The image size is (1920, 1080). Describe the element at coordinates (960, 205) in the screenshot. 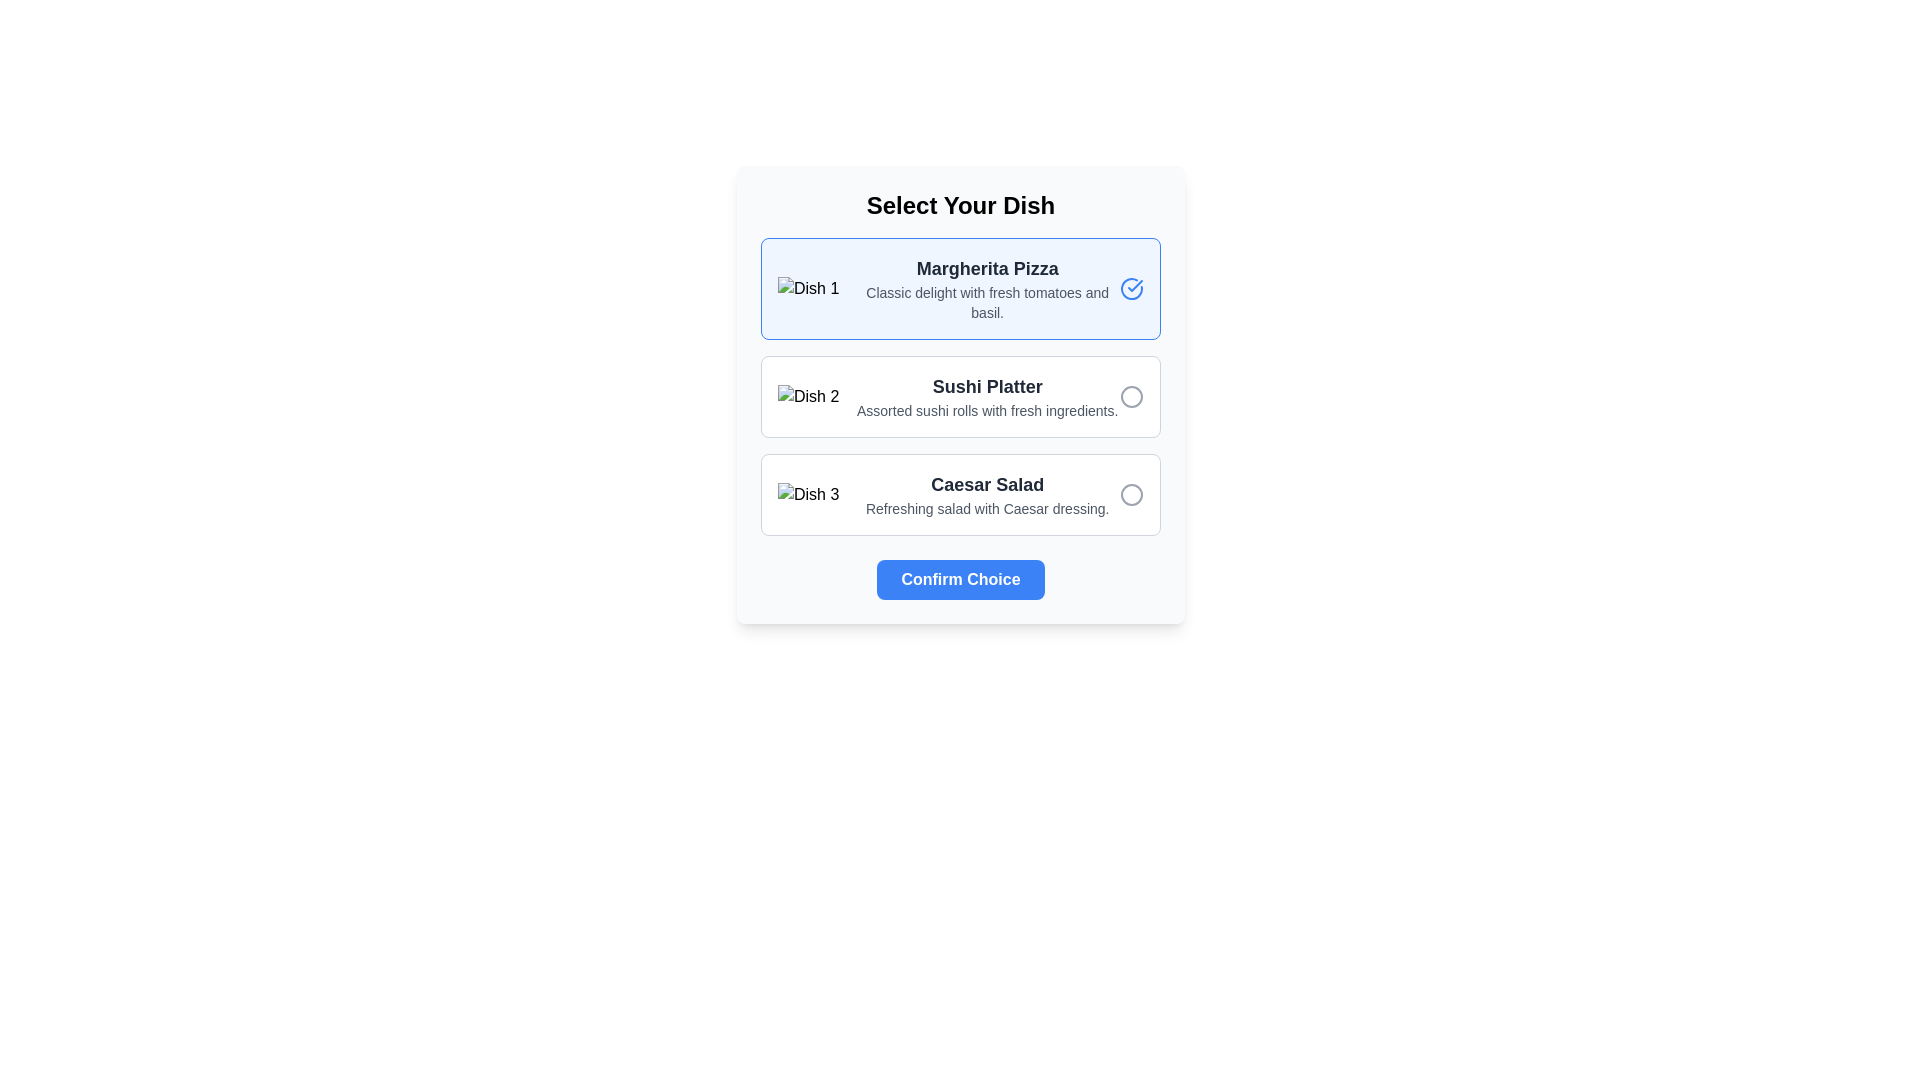

I see `bold text element displaying the phrase 'Select Your Dish' centered at the top of the selection menu` at that location.